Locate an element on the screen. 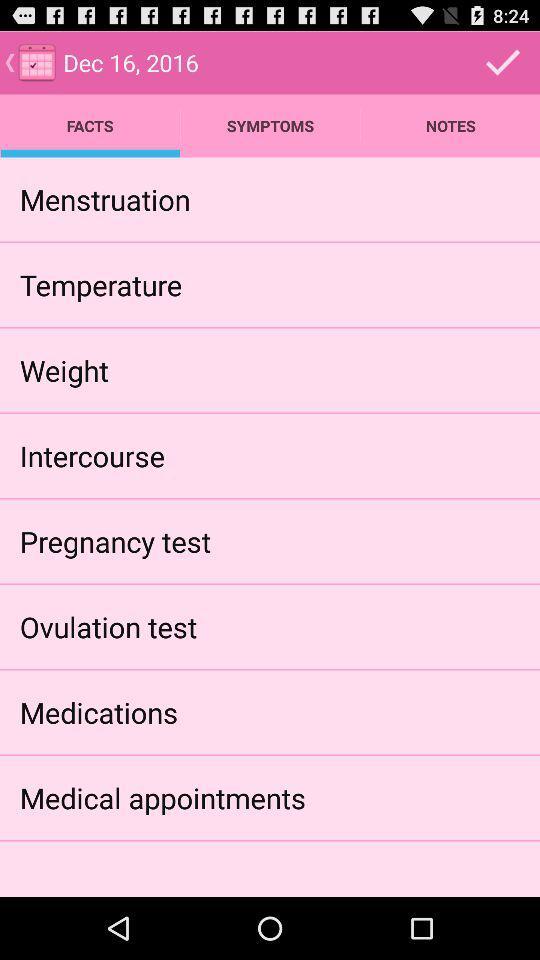 The height and width of the screenshot is (960, 540). temperature is located at coordinates (100, 283).